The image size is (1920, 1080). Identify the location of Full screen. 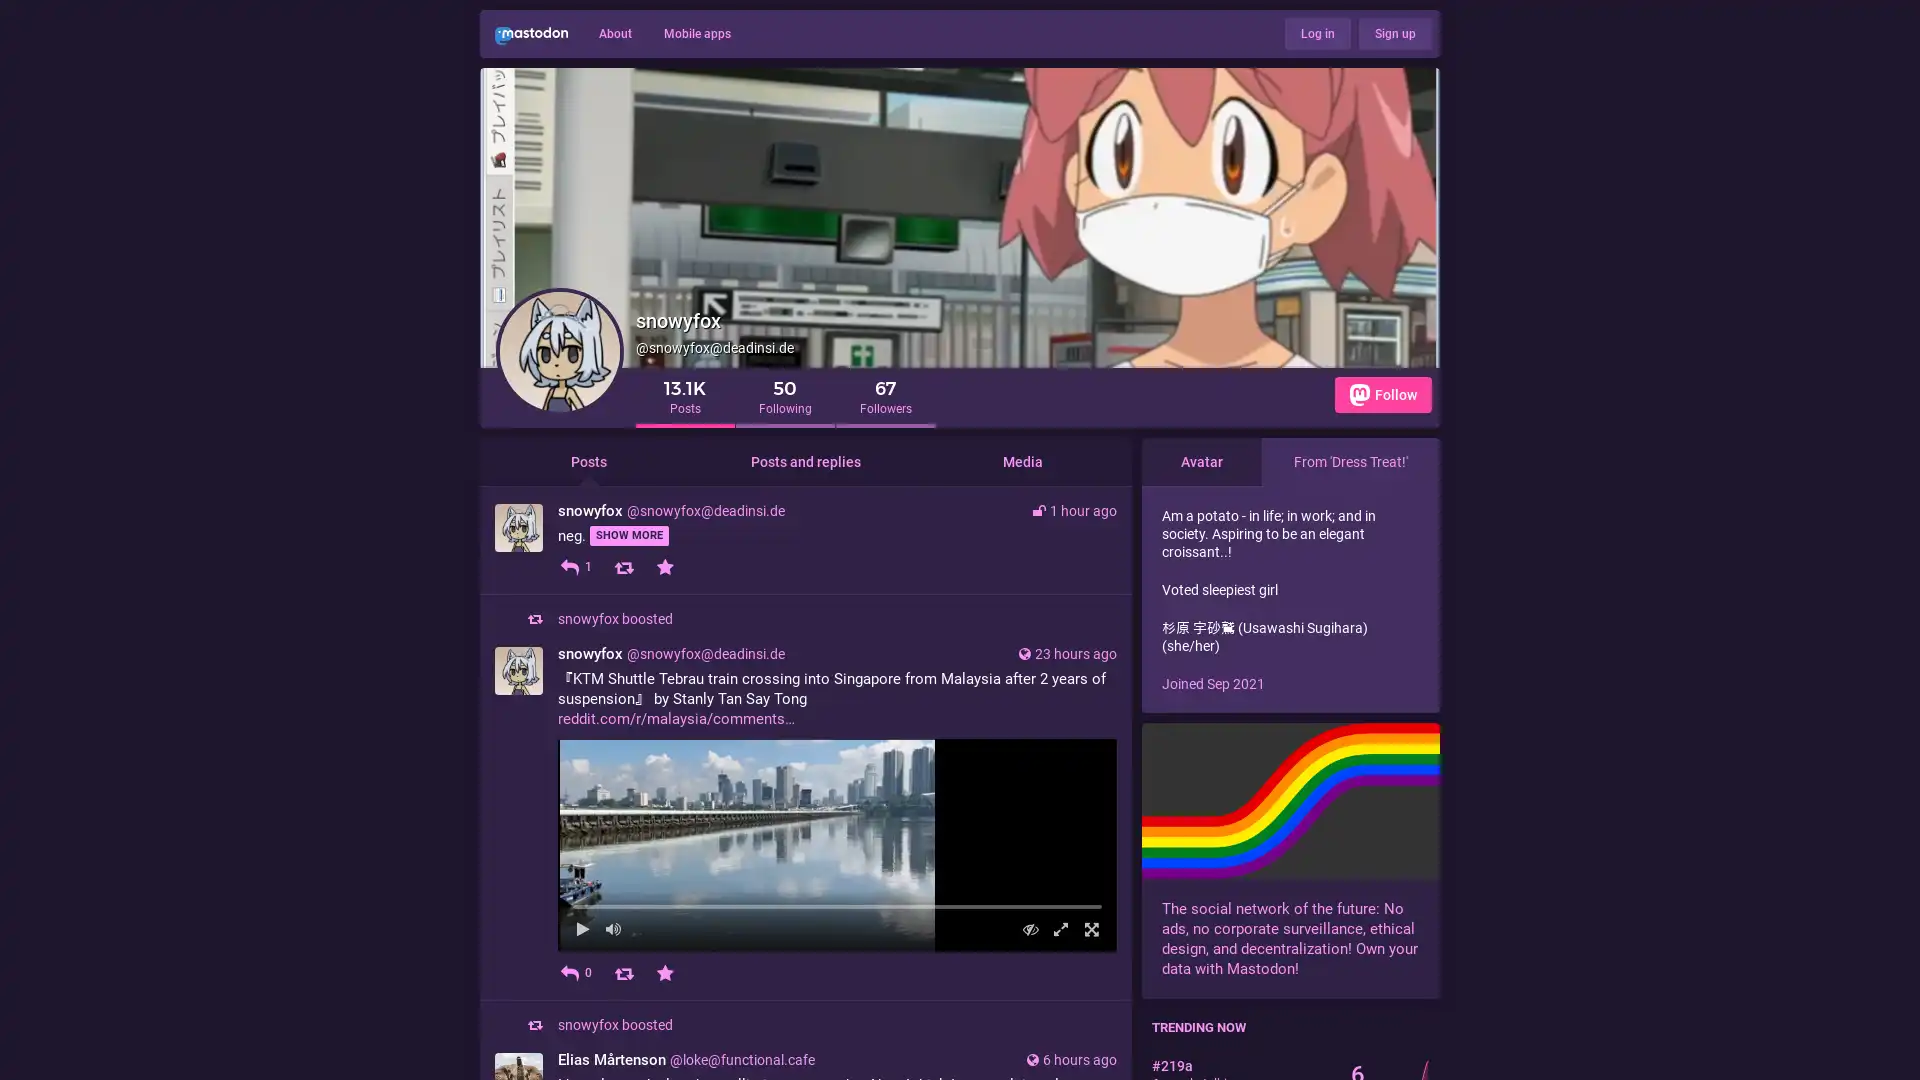
(1090, 1030).